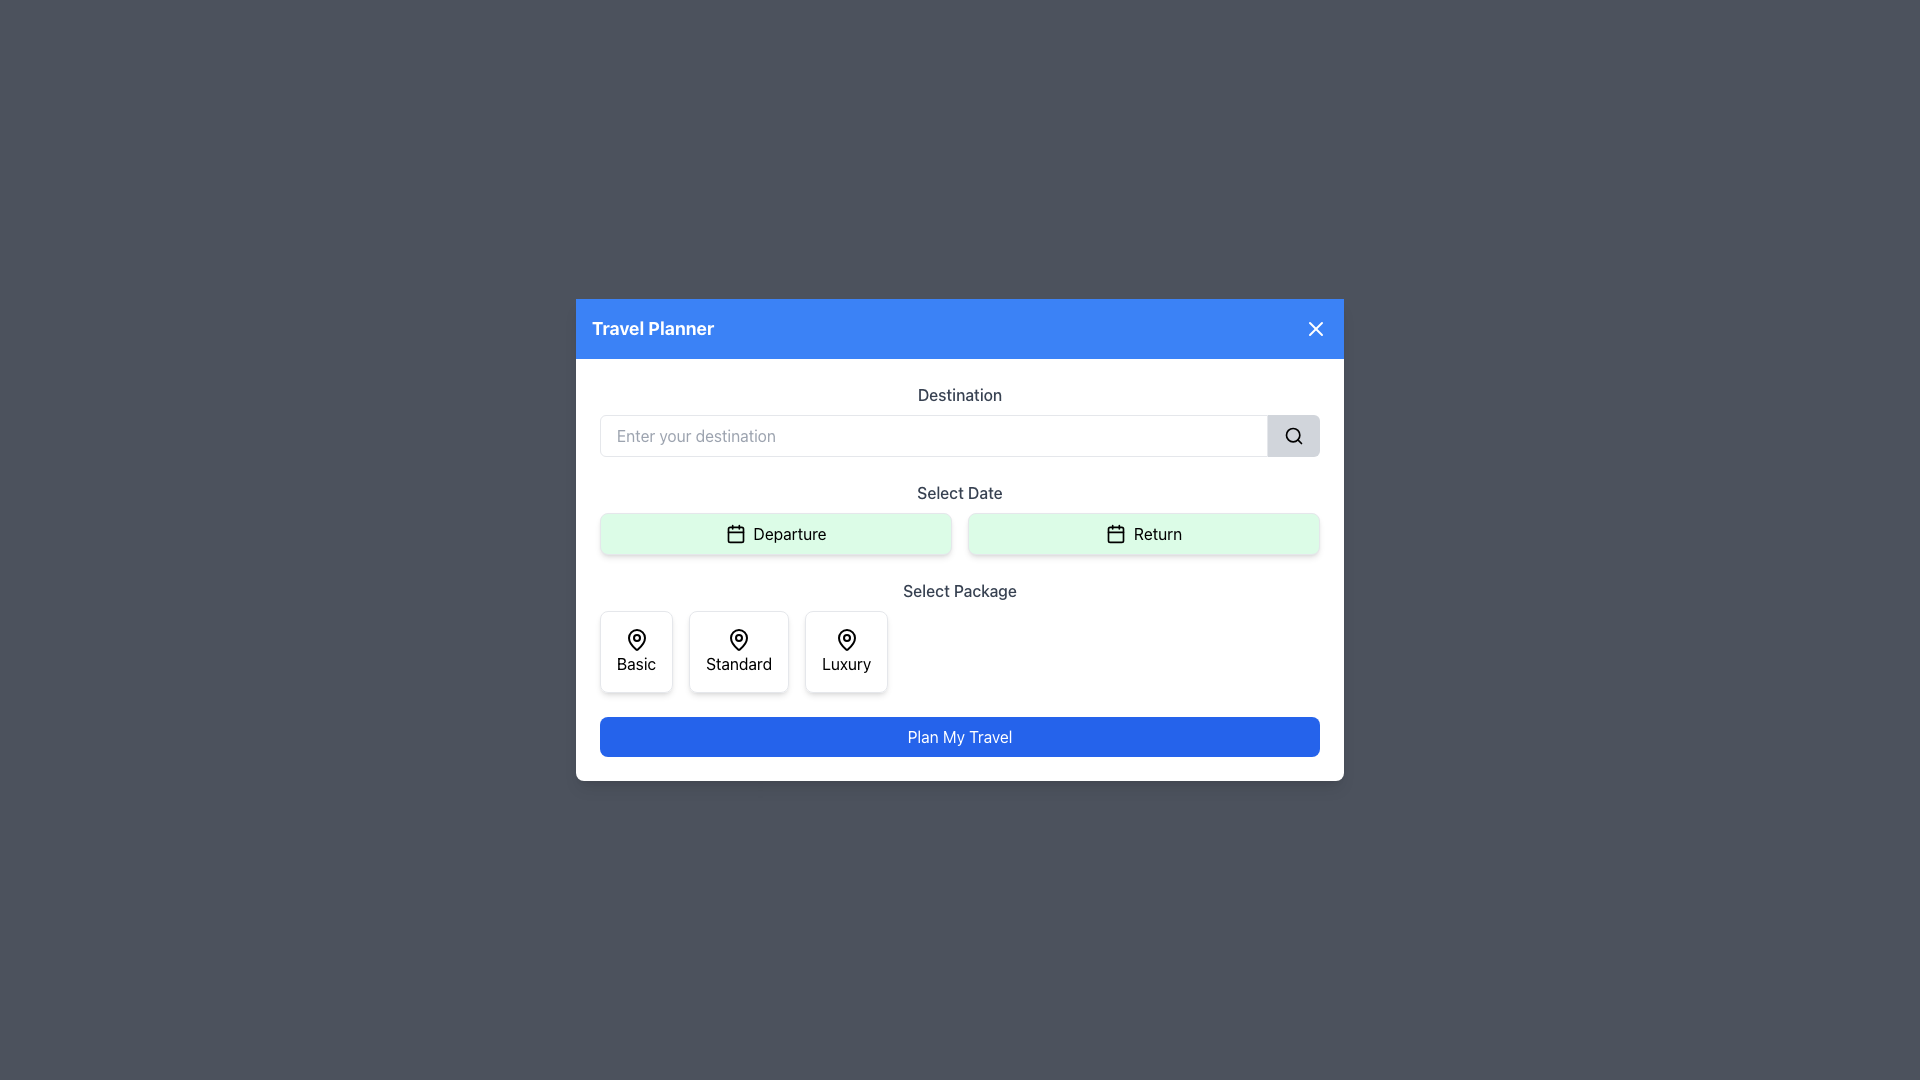 Image resolution: width=1920 pixels, height=1080 pixels. What do you see at coordinates (1294, 434) in the screenshot?
I see `the rectangular gray button with rounded right corners that contains a black magnifying glass icon, positioned to the right of the 'Enter your destination' text input field` at bounding box center [1294, 434].